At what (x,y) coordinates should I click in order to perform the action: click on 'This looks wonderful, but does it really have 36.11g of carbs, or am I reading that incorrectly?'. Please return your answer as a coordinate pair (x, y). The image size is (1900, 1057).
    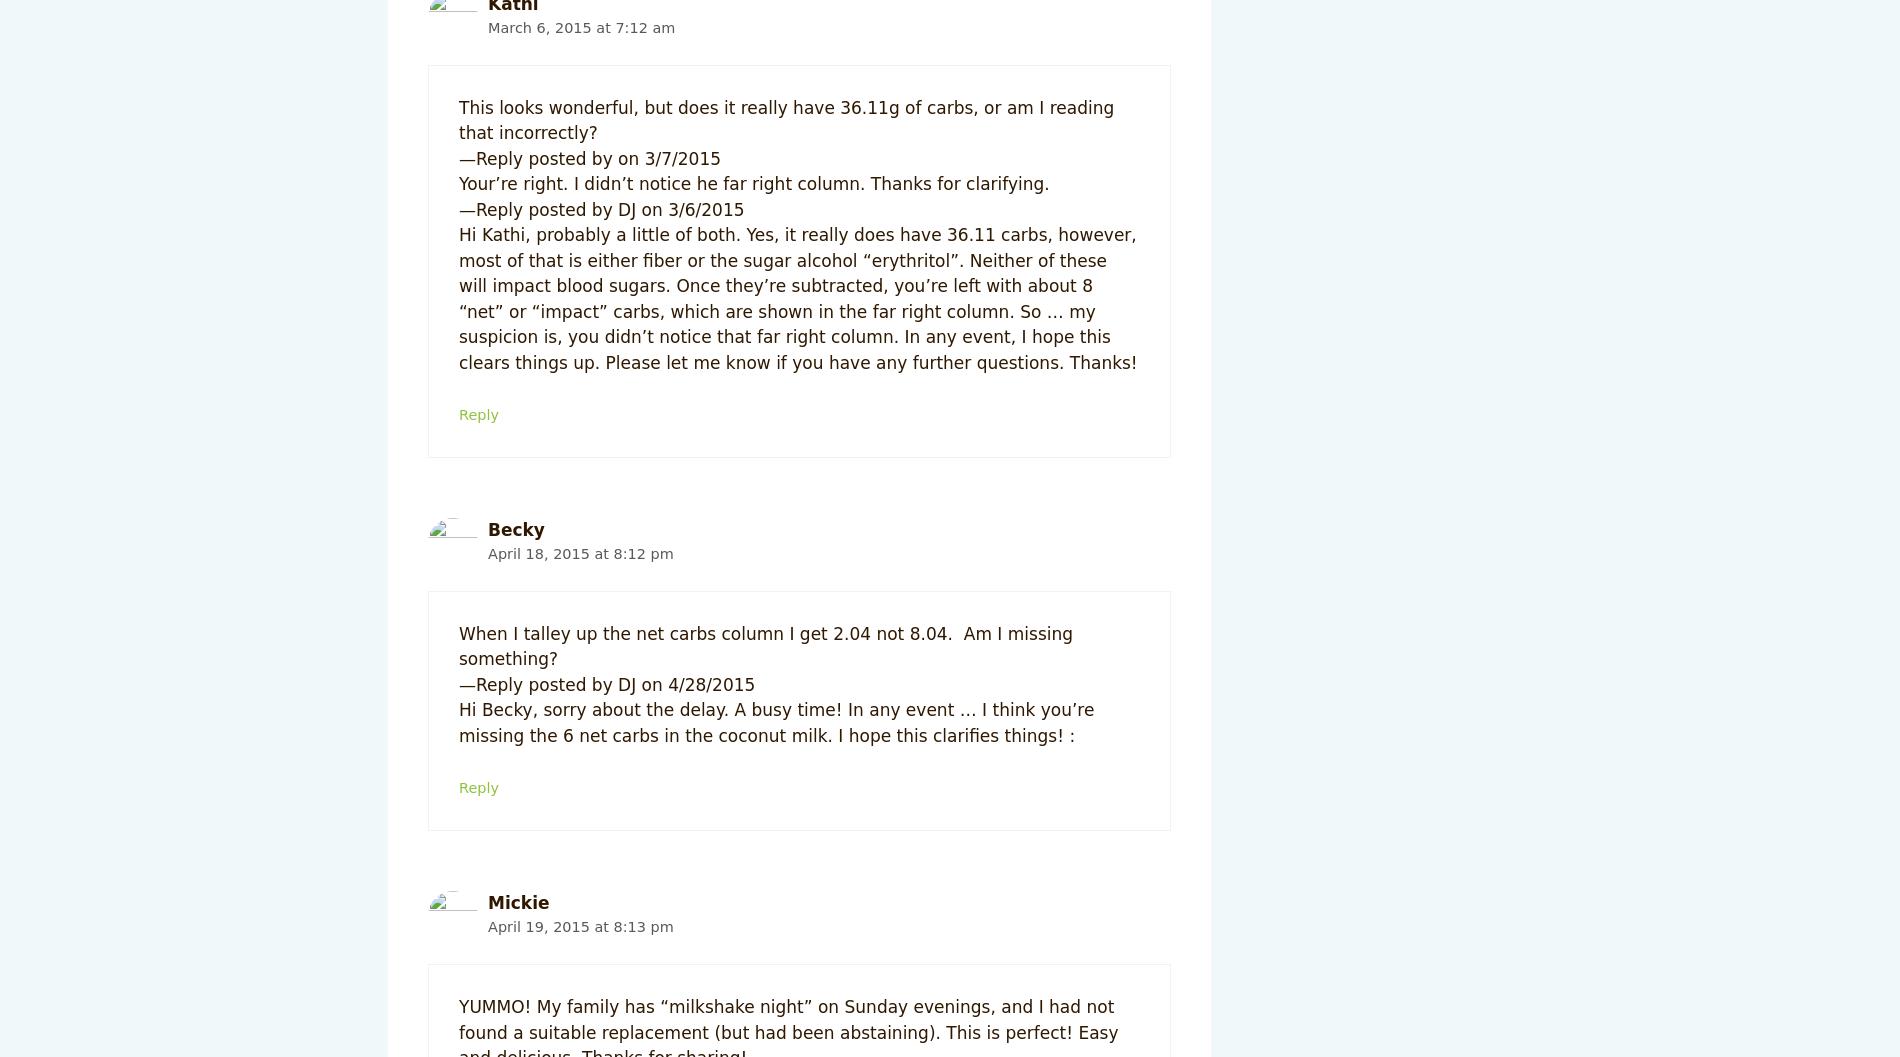
    Looking at the image, I should click on (785, 118).